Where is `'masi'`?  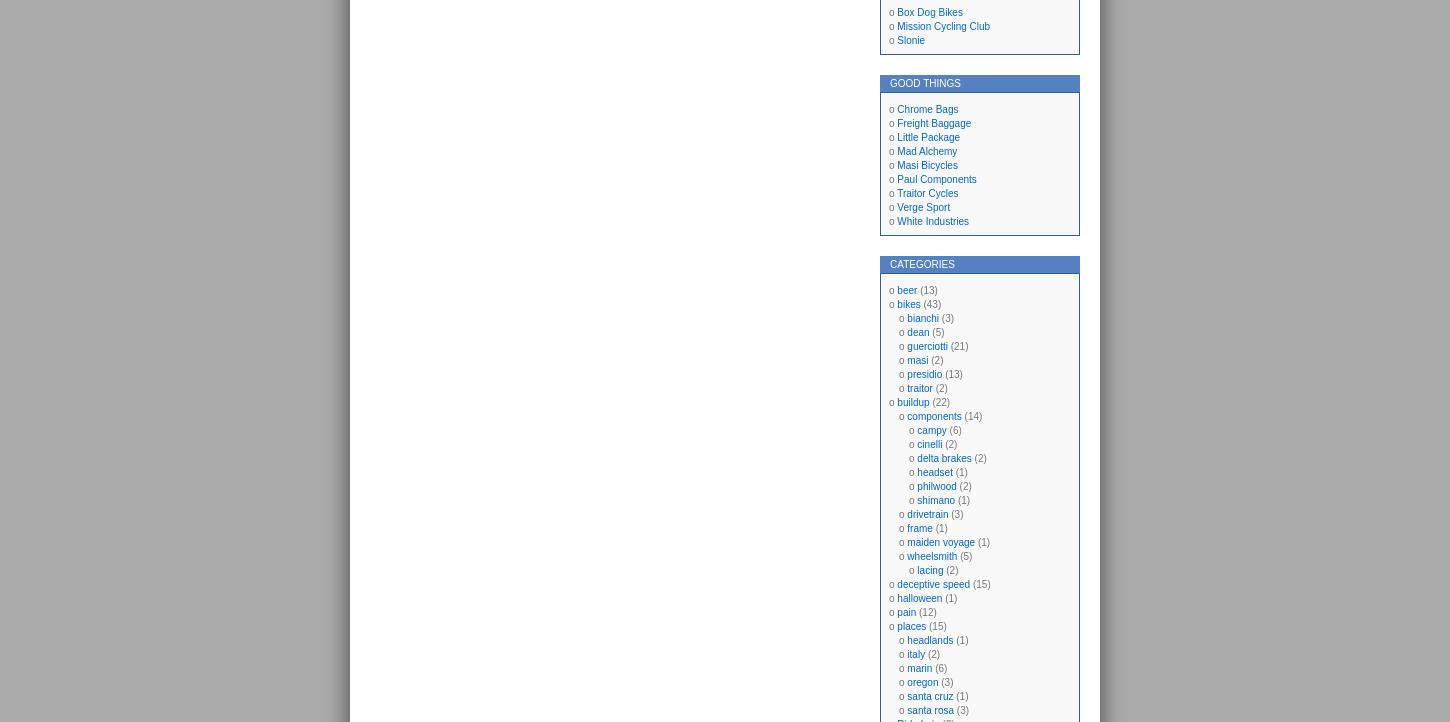 'masi' is located at coordinates (916, 359).